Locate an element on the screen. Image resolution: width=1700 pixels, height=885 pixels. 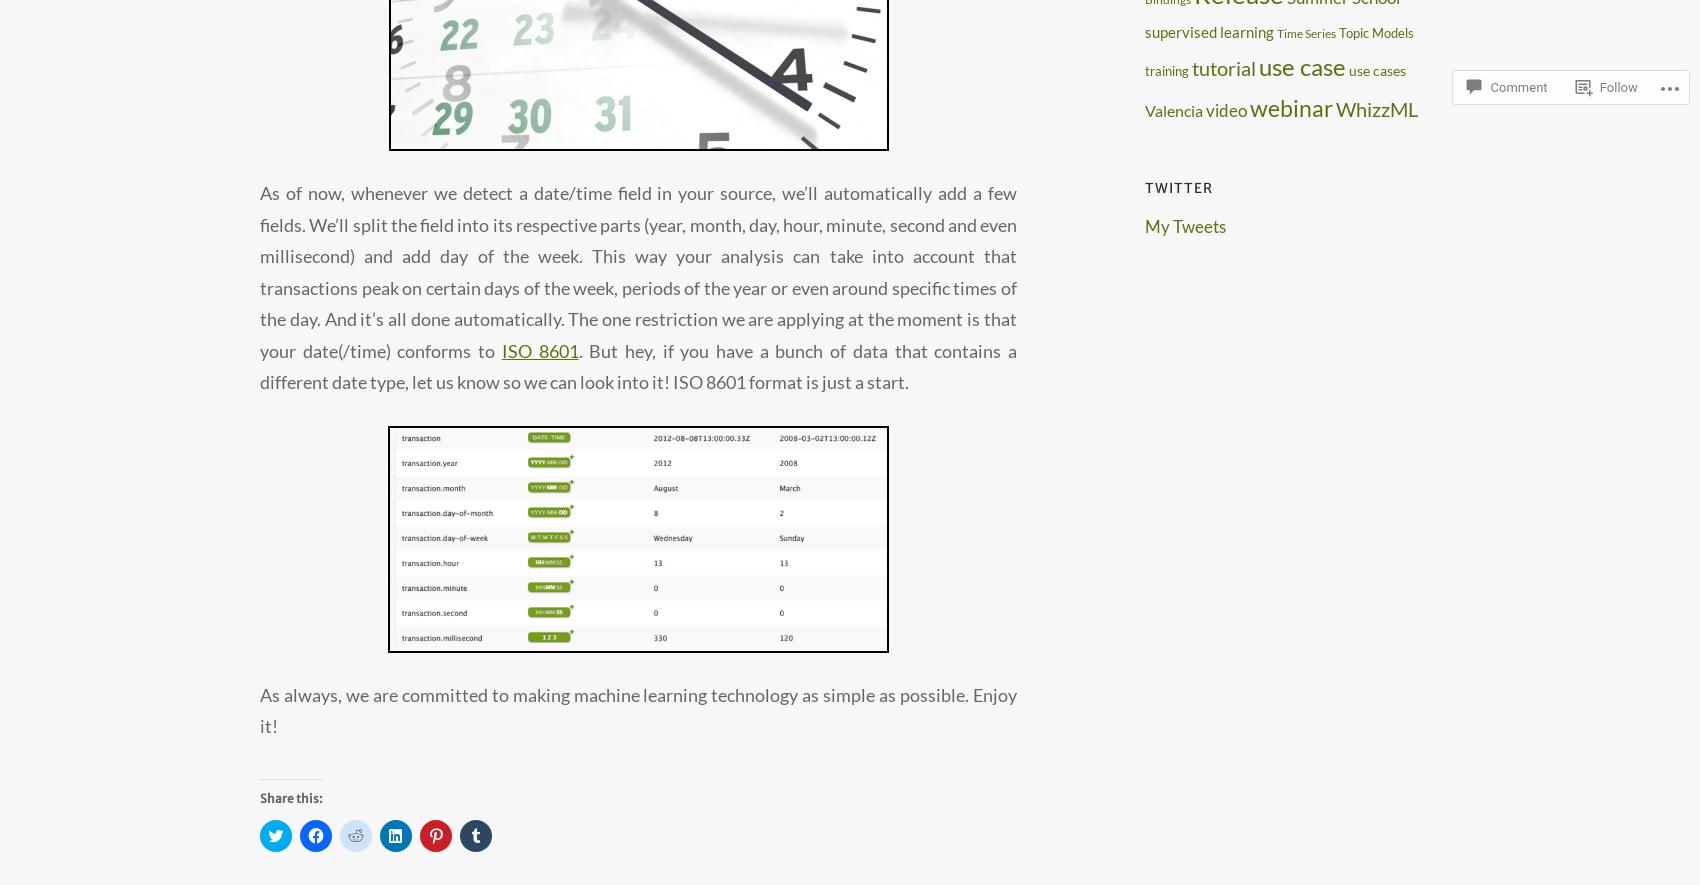
'use cases' is located at coordinates (1377, 69).